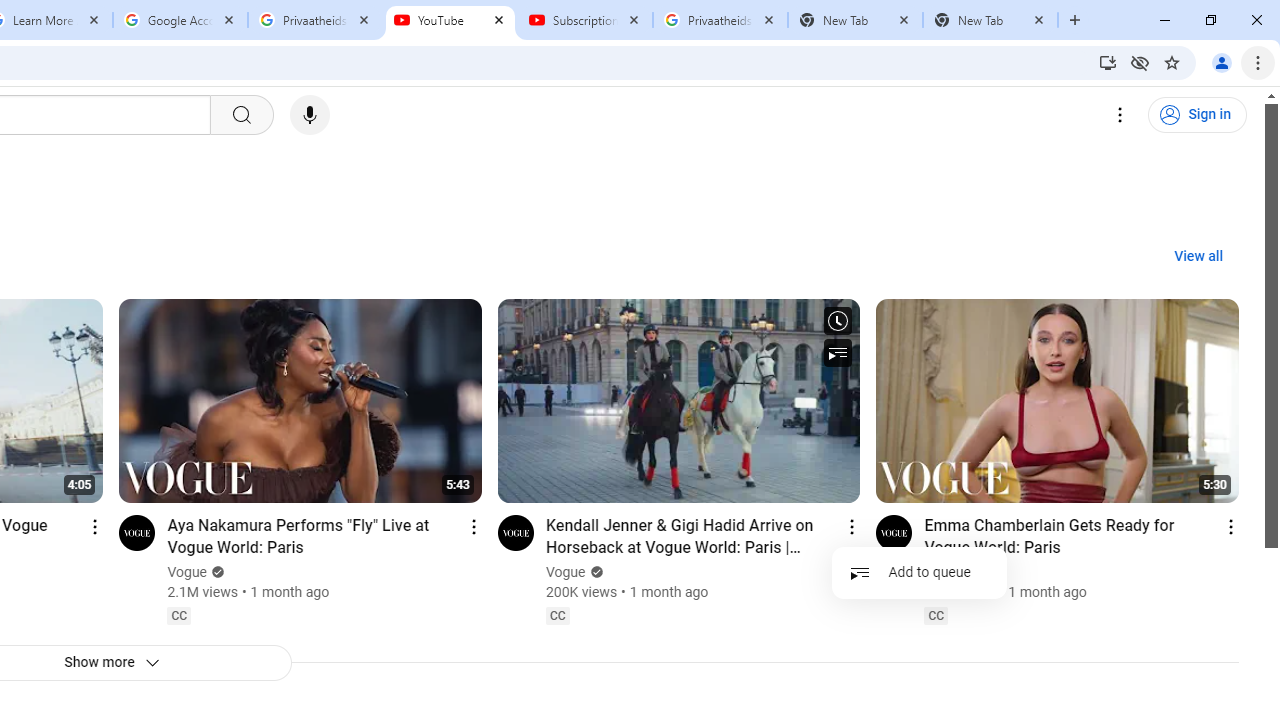  Describe the element at coordinates (584, 20) in the screenshot. I see `'Subscriptions - YouTube'` at that location.